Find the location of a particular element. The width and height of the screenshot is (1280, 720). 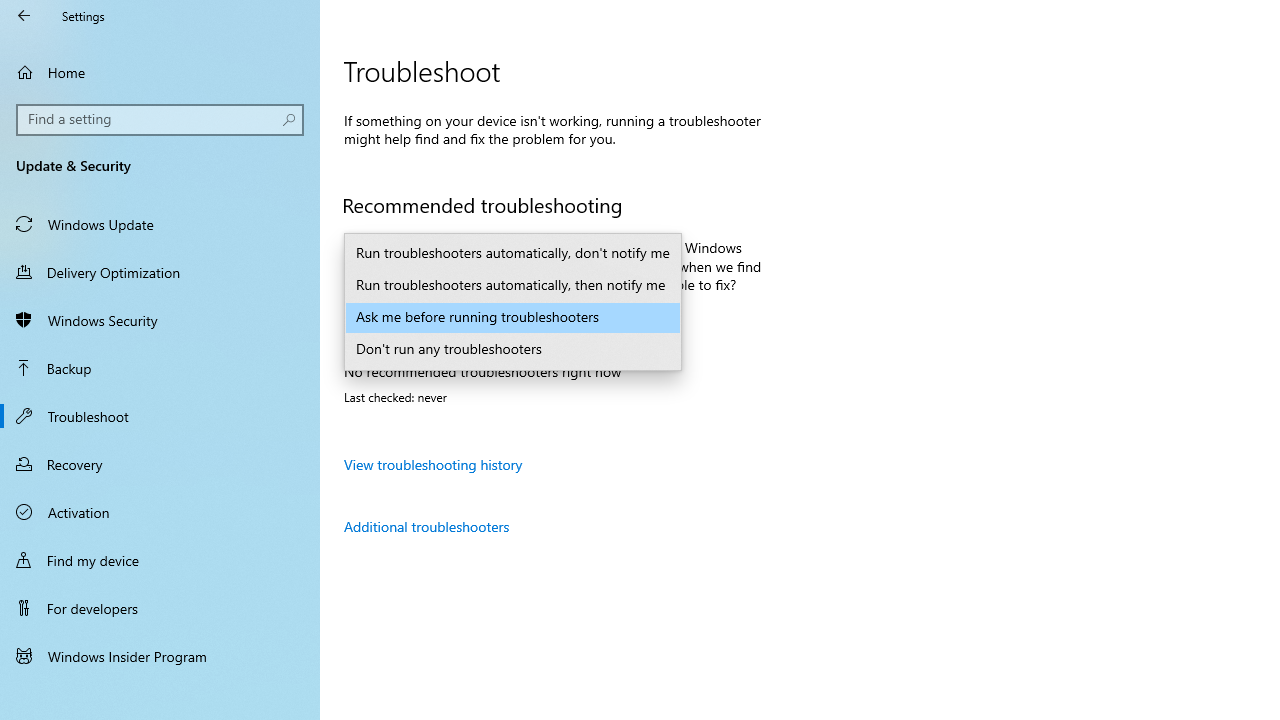

'Activation' is located at coordinates (160, 510).